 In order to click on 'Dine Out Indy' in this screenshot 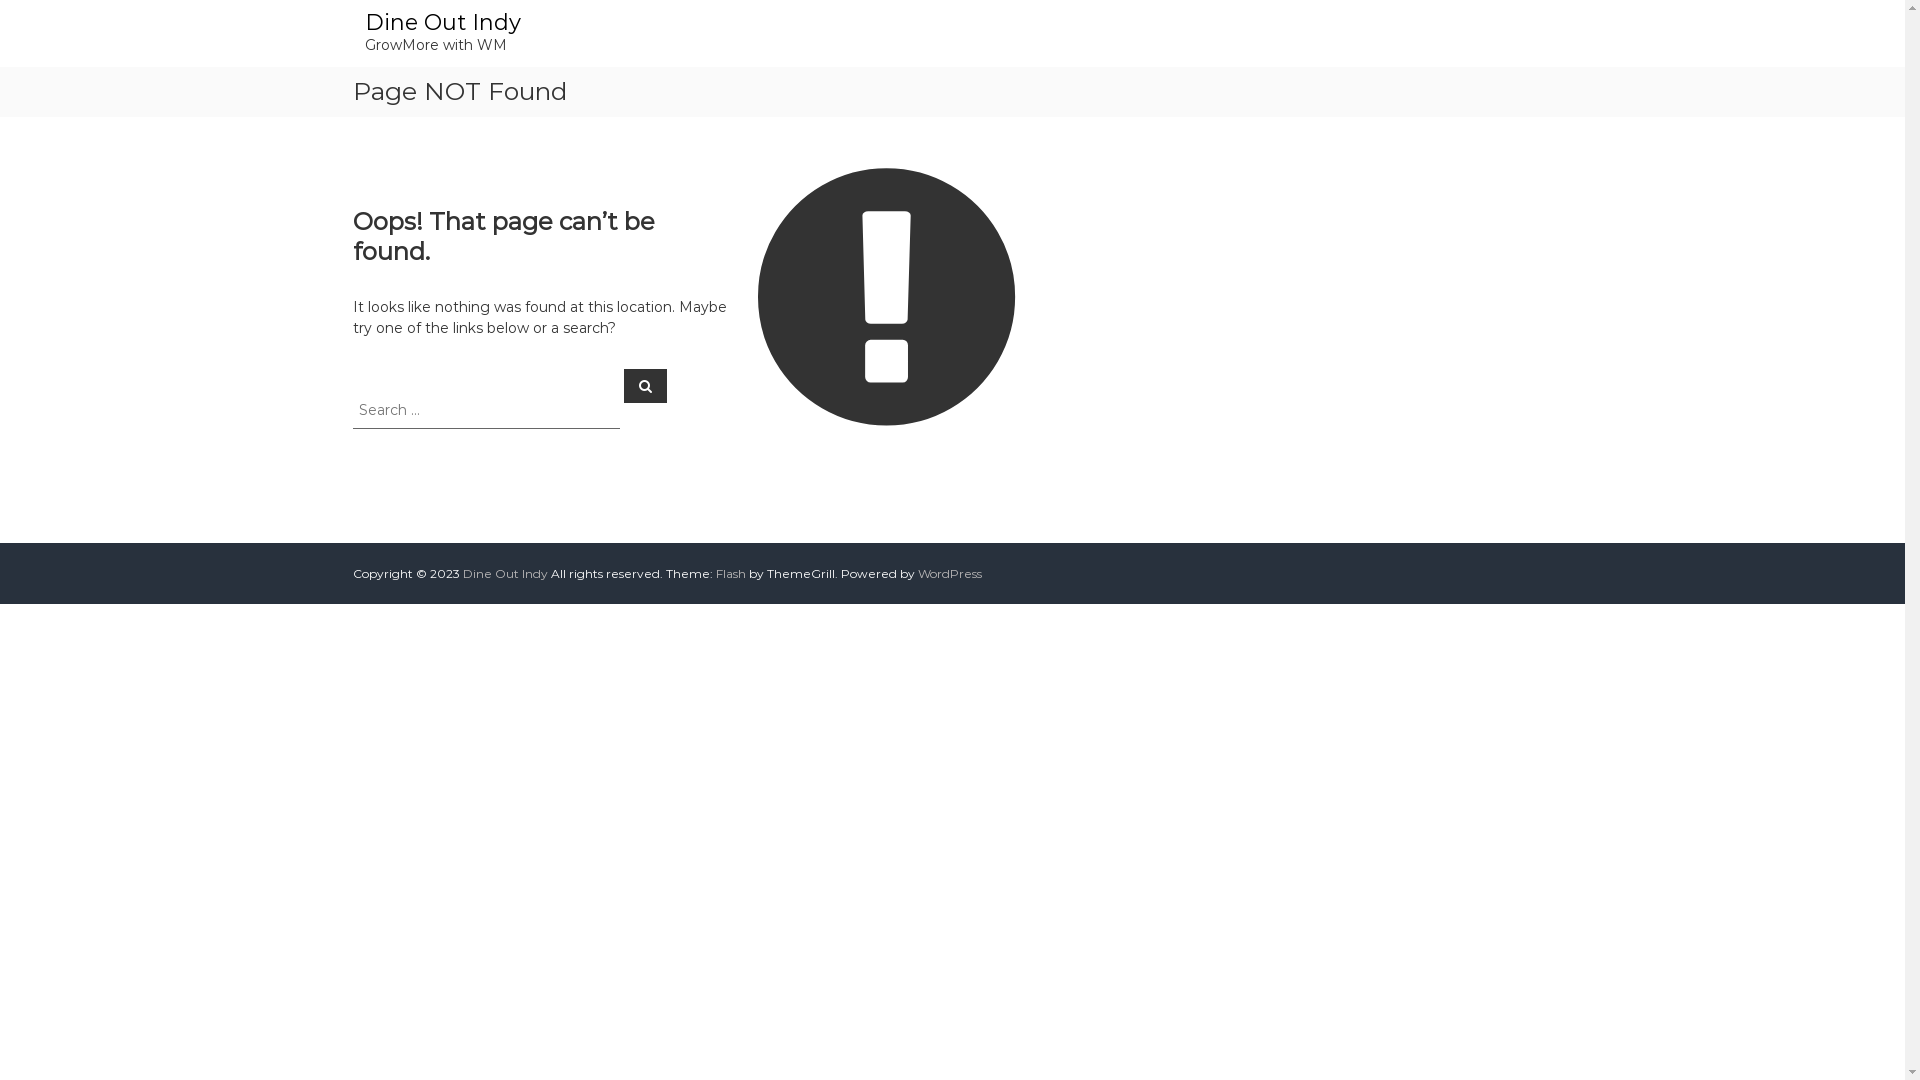, I will do `click(504, 573)`.